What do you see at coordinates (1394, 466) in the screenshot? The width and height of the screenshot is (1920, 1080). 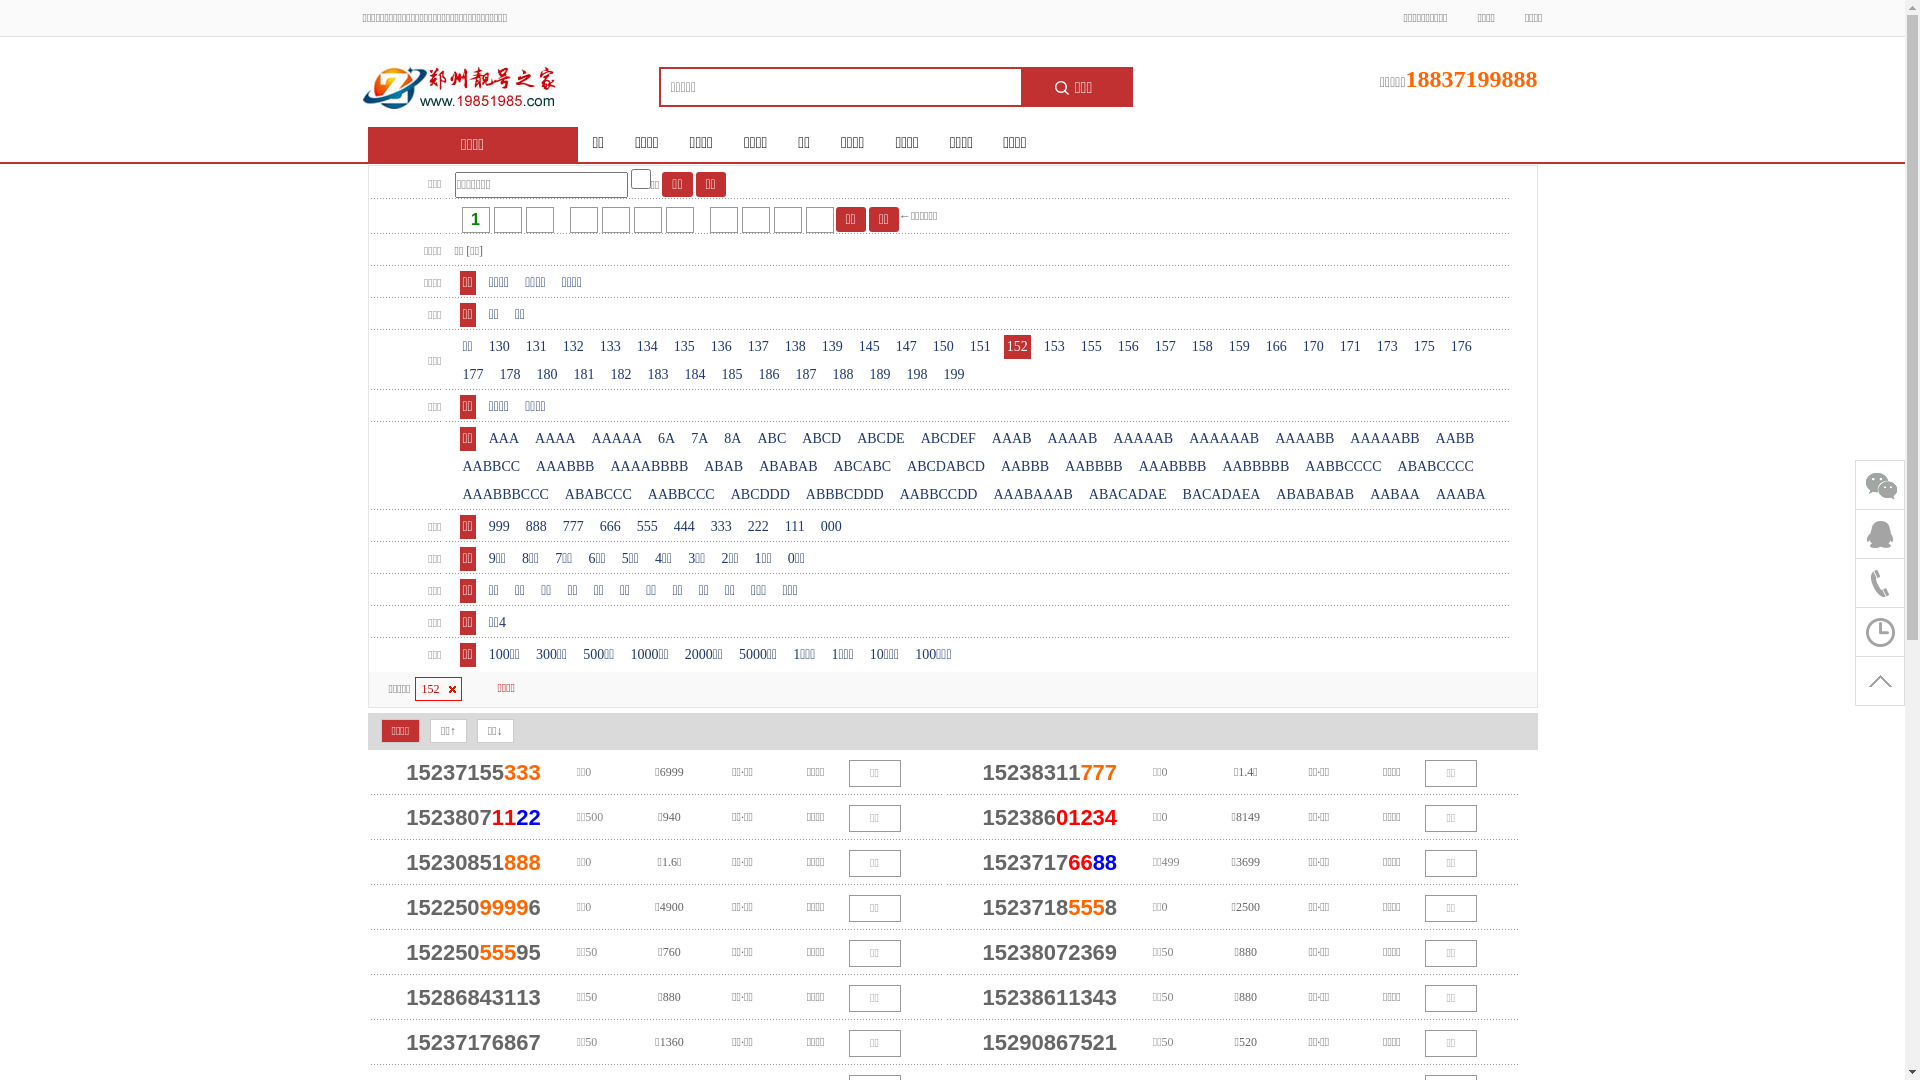 I see `'ABABCCCC'` at bounding box center [1394, 466].